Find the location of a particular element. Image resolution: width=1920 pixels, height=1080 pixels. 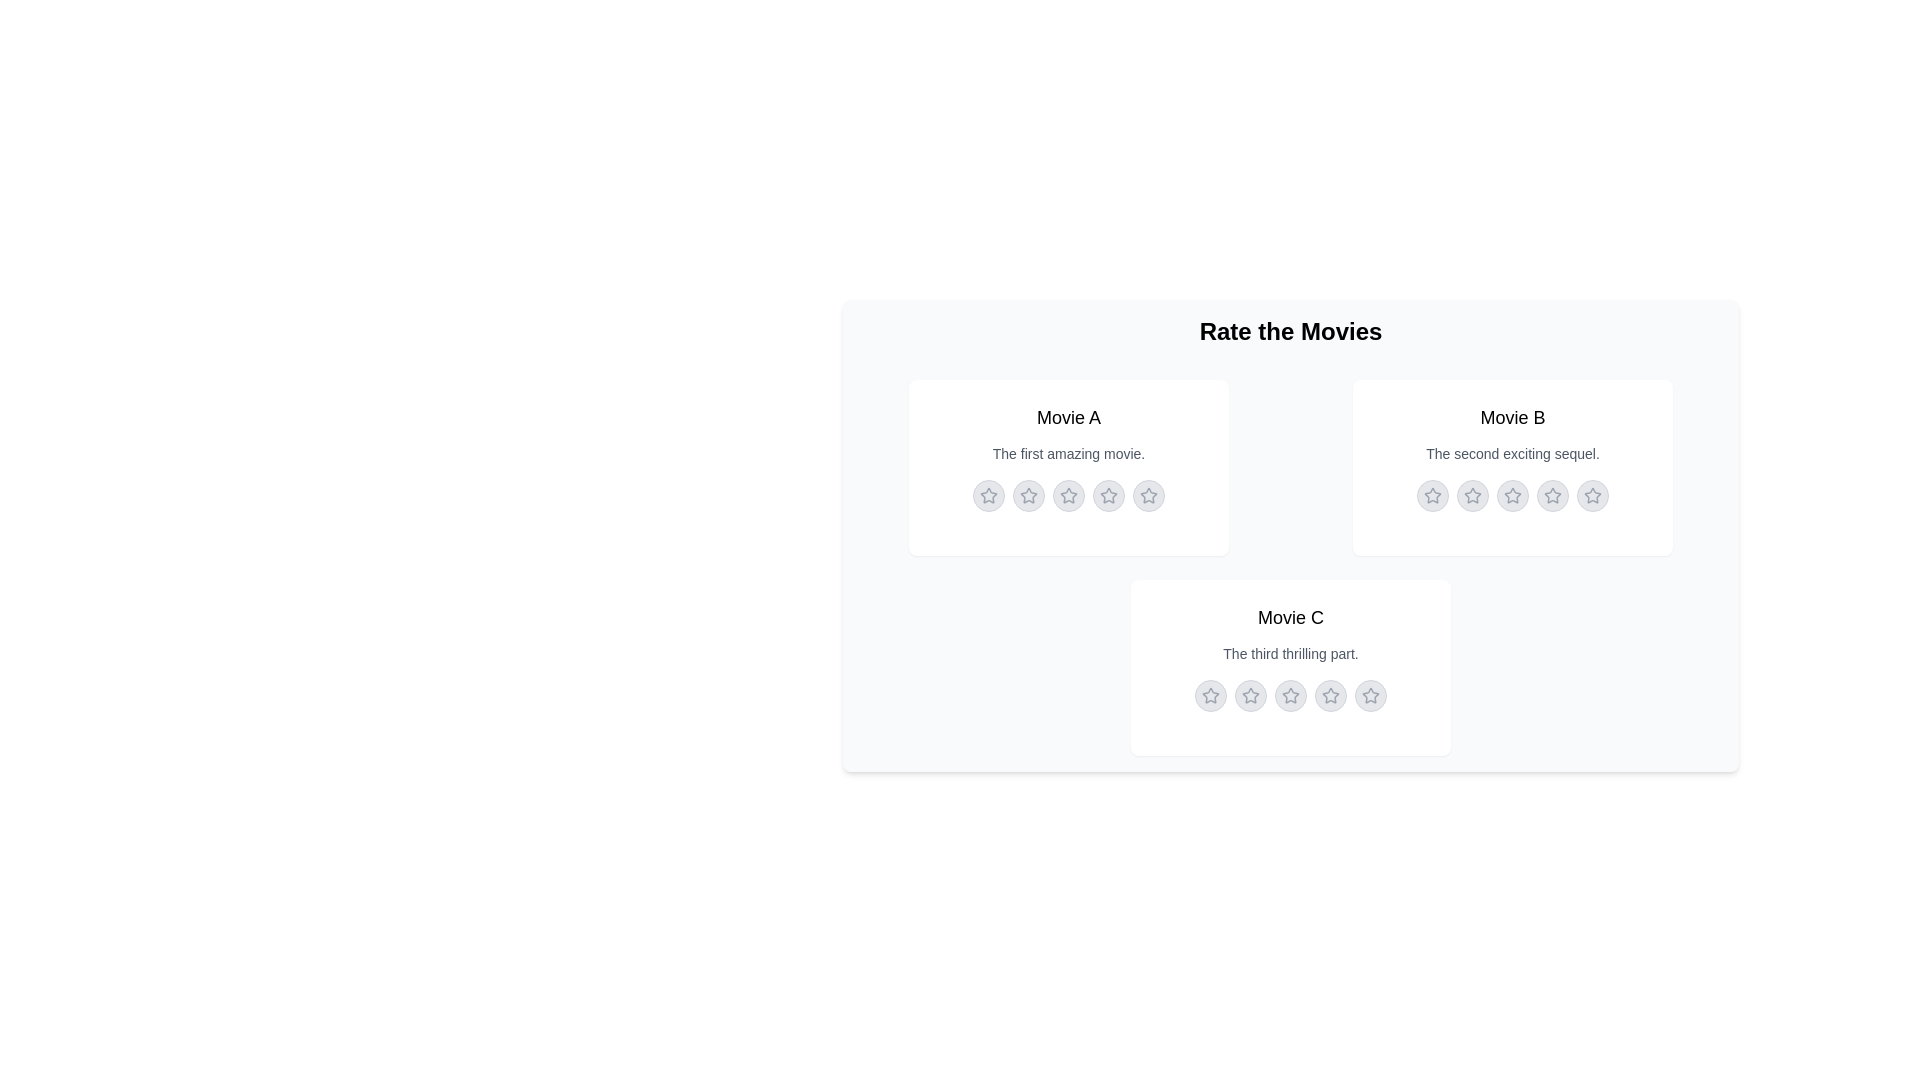

the circular button with a gray background and an outlined star icon, which is the fourth button in a horizontal row of five buttons within the 'Movie A' card is located at coordinates (1107, 495).